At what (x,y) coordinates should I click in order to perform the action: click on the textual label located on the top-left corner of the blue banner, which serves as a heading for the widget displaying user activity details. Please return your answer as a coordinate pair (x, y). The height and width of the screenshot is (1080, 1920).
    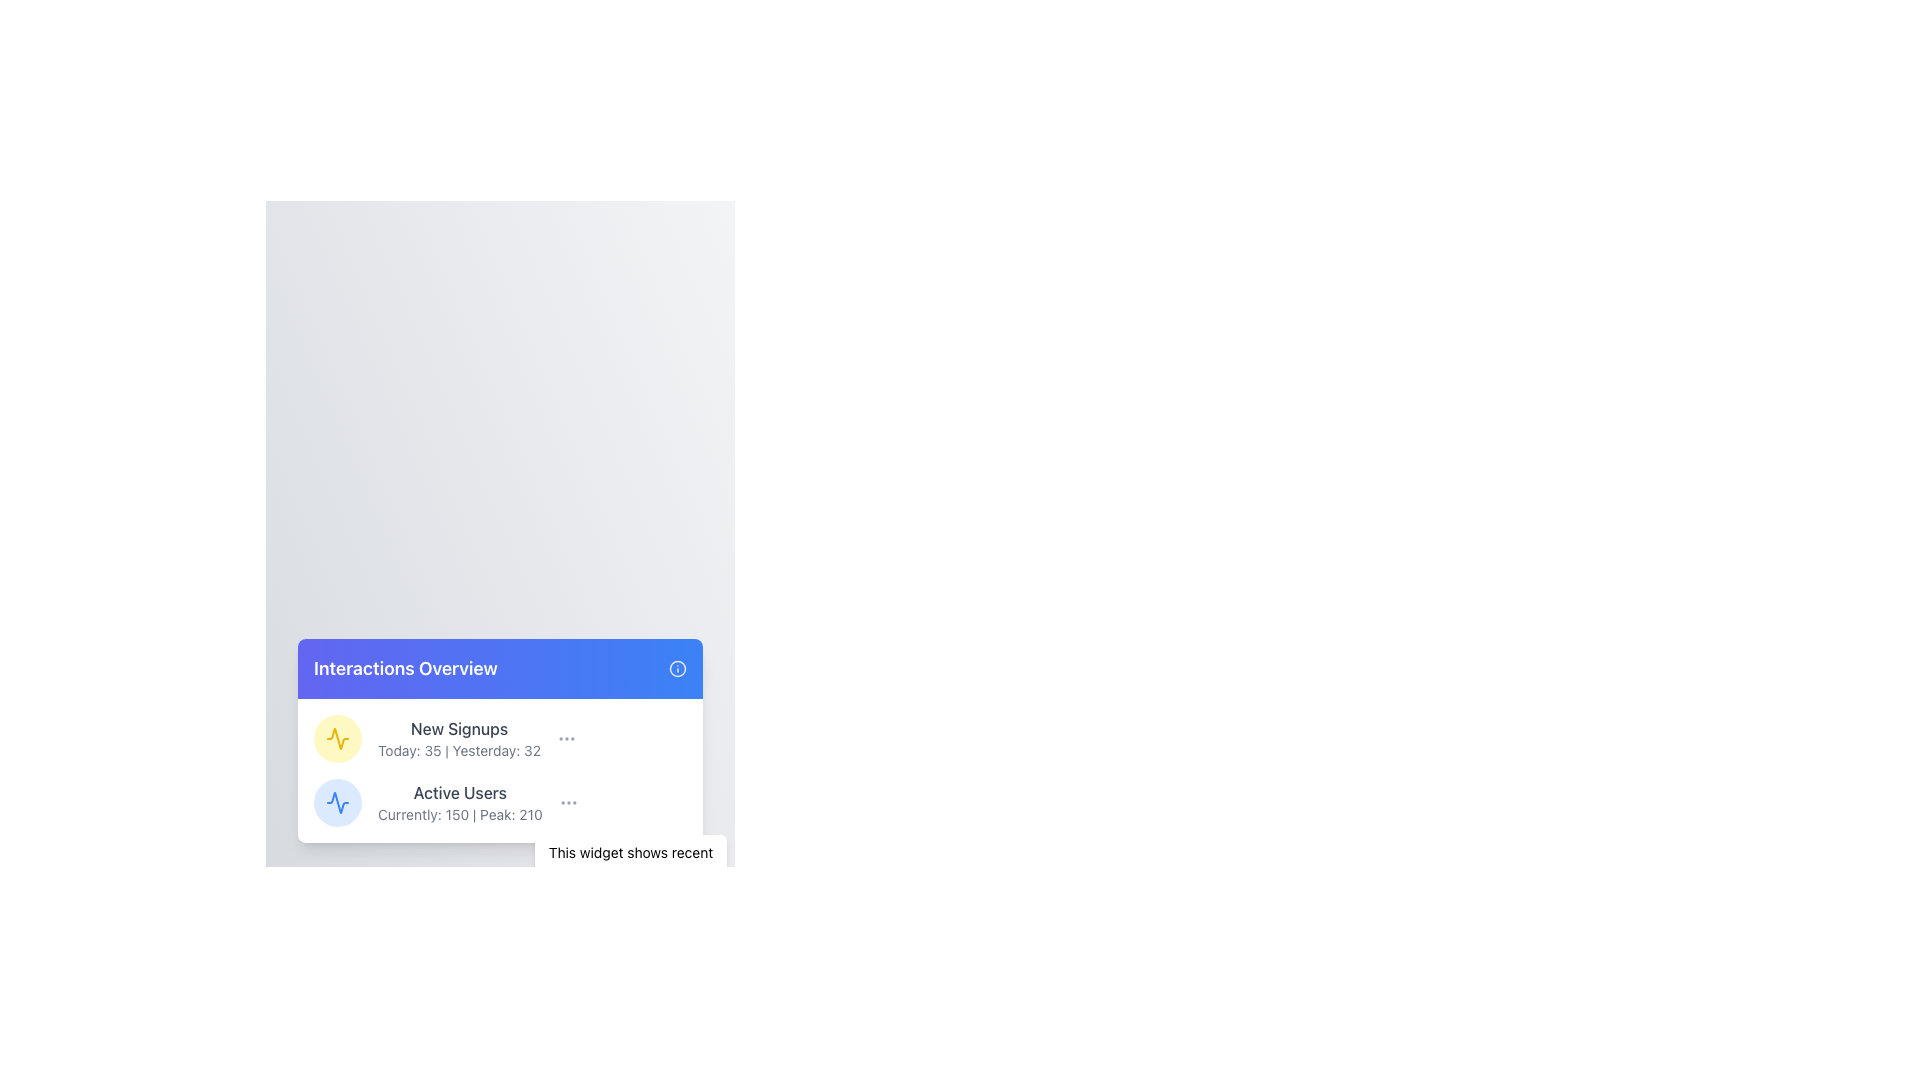
    Looking at the image, I should click on (404, 668).